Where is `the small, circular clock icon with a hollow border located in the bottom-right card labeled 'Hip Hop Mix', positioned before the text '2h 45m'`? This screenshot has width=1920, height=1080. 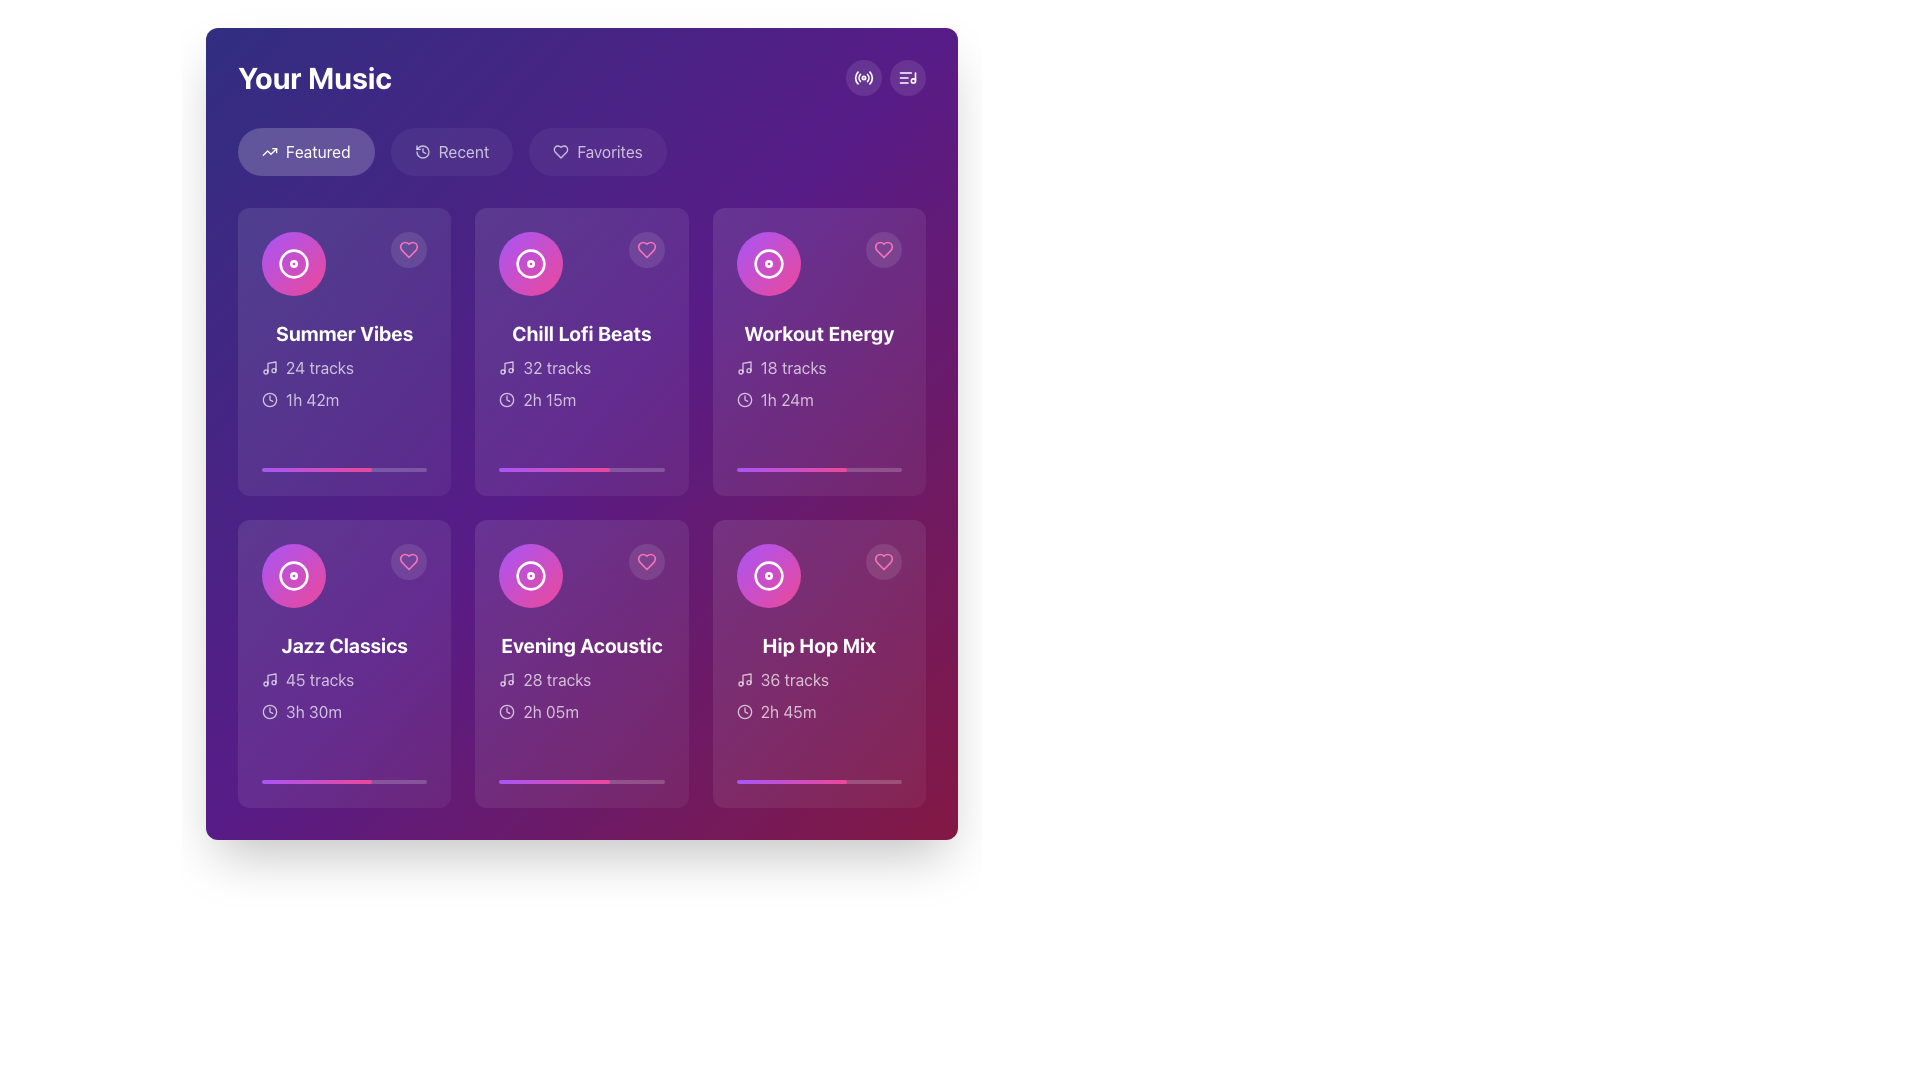 the small, circular clock icon with a hollow border located in the bottom-right card labeled 'Hip Hop Mix', positioned before the text '2h 45m' is located at coordinates (743, 711).